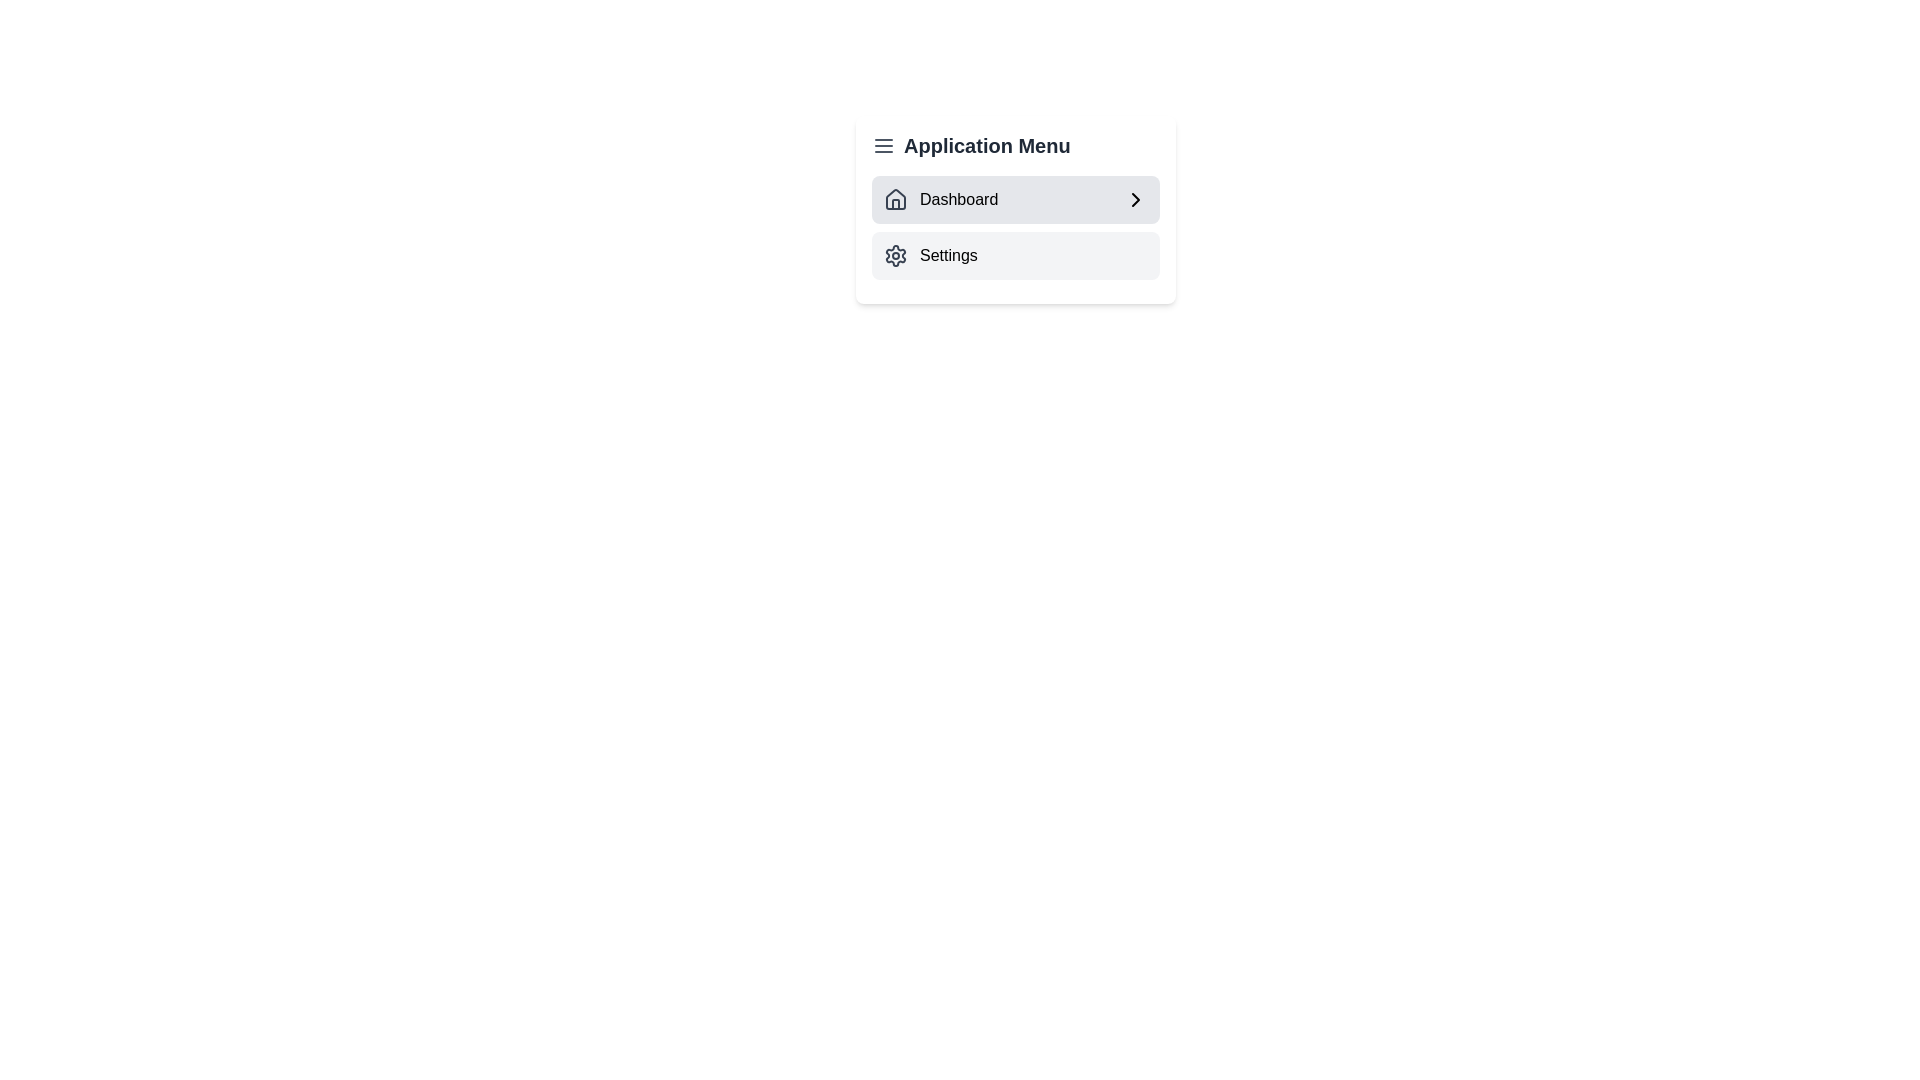 This screenshot has width=1920, height=1080. I want to click on the first menu item in the vertical list of the 'Application Menu', so click(1016, 209).